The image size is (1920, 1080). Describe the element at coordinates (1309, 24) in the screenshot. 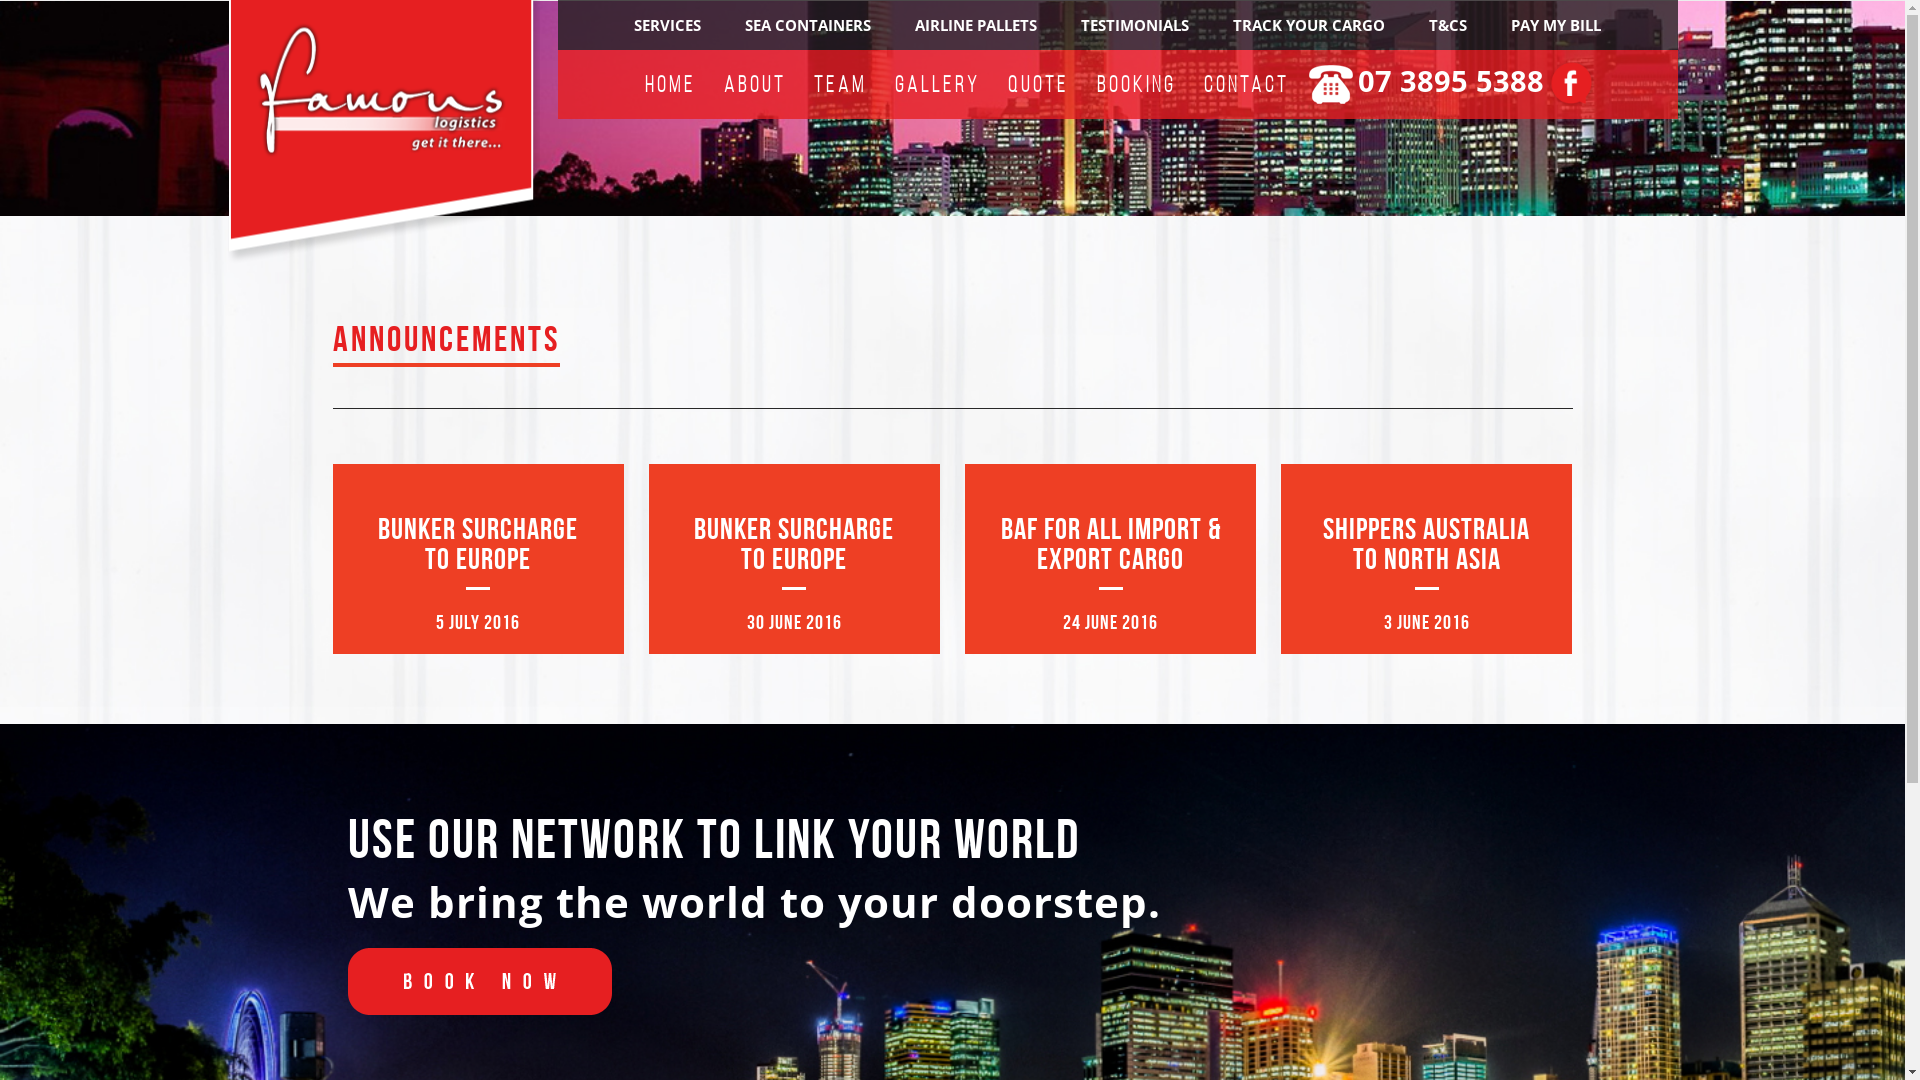

I see `'TRACK YOUR CARGO'` at that location.